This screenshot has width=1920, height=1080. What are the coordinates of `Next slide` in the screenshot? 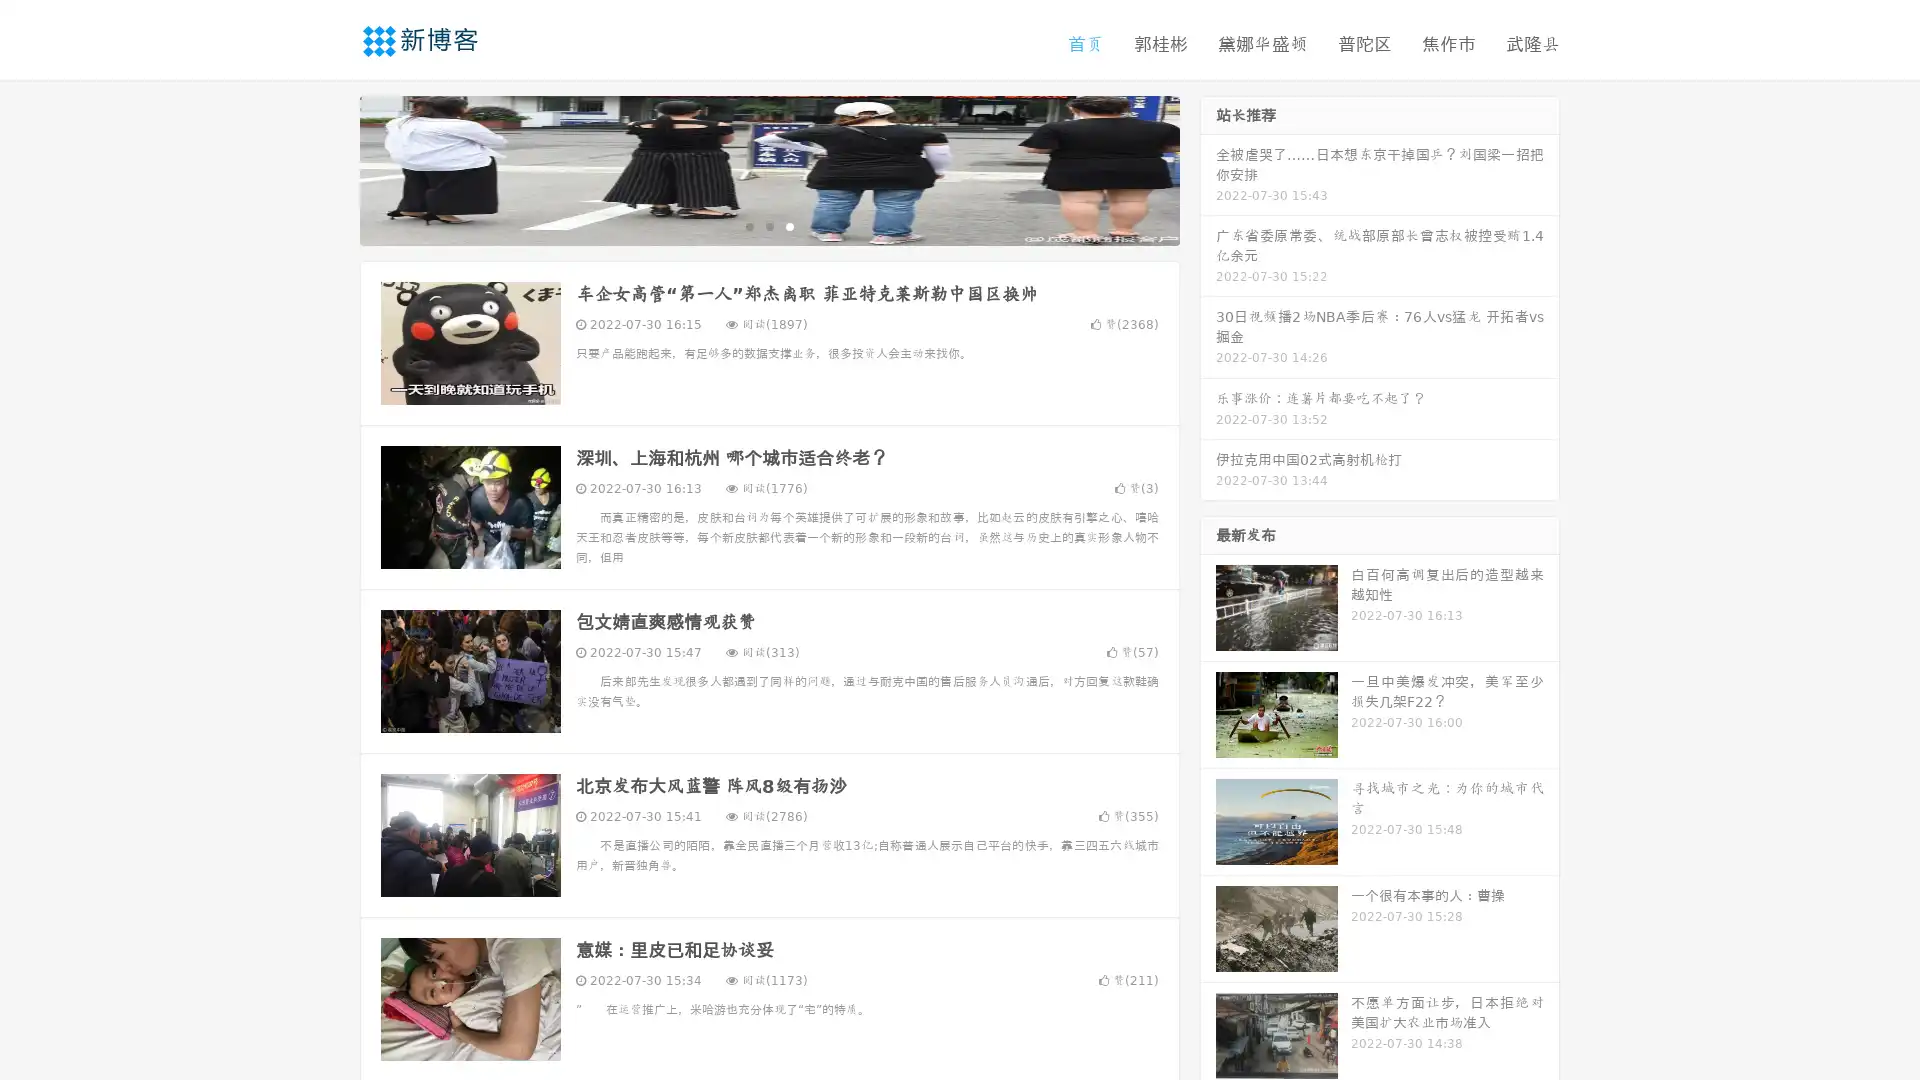 It's located at (1208, 168).